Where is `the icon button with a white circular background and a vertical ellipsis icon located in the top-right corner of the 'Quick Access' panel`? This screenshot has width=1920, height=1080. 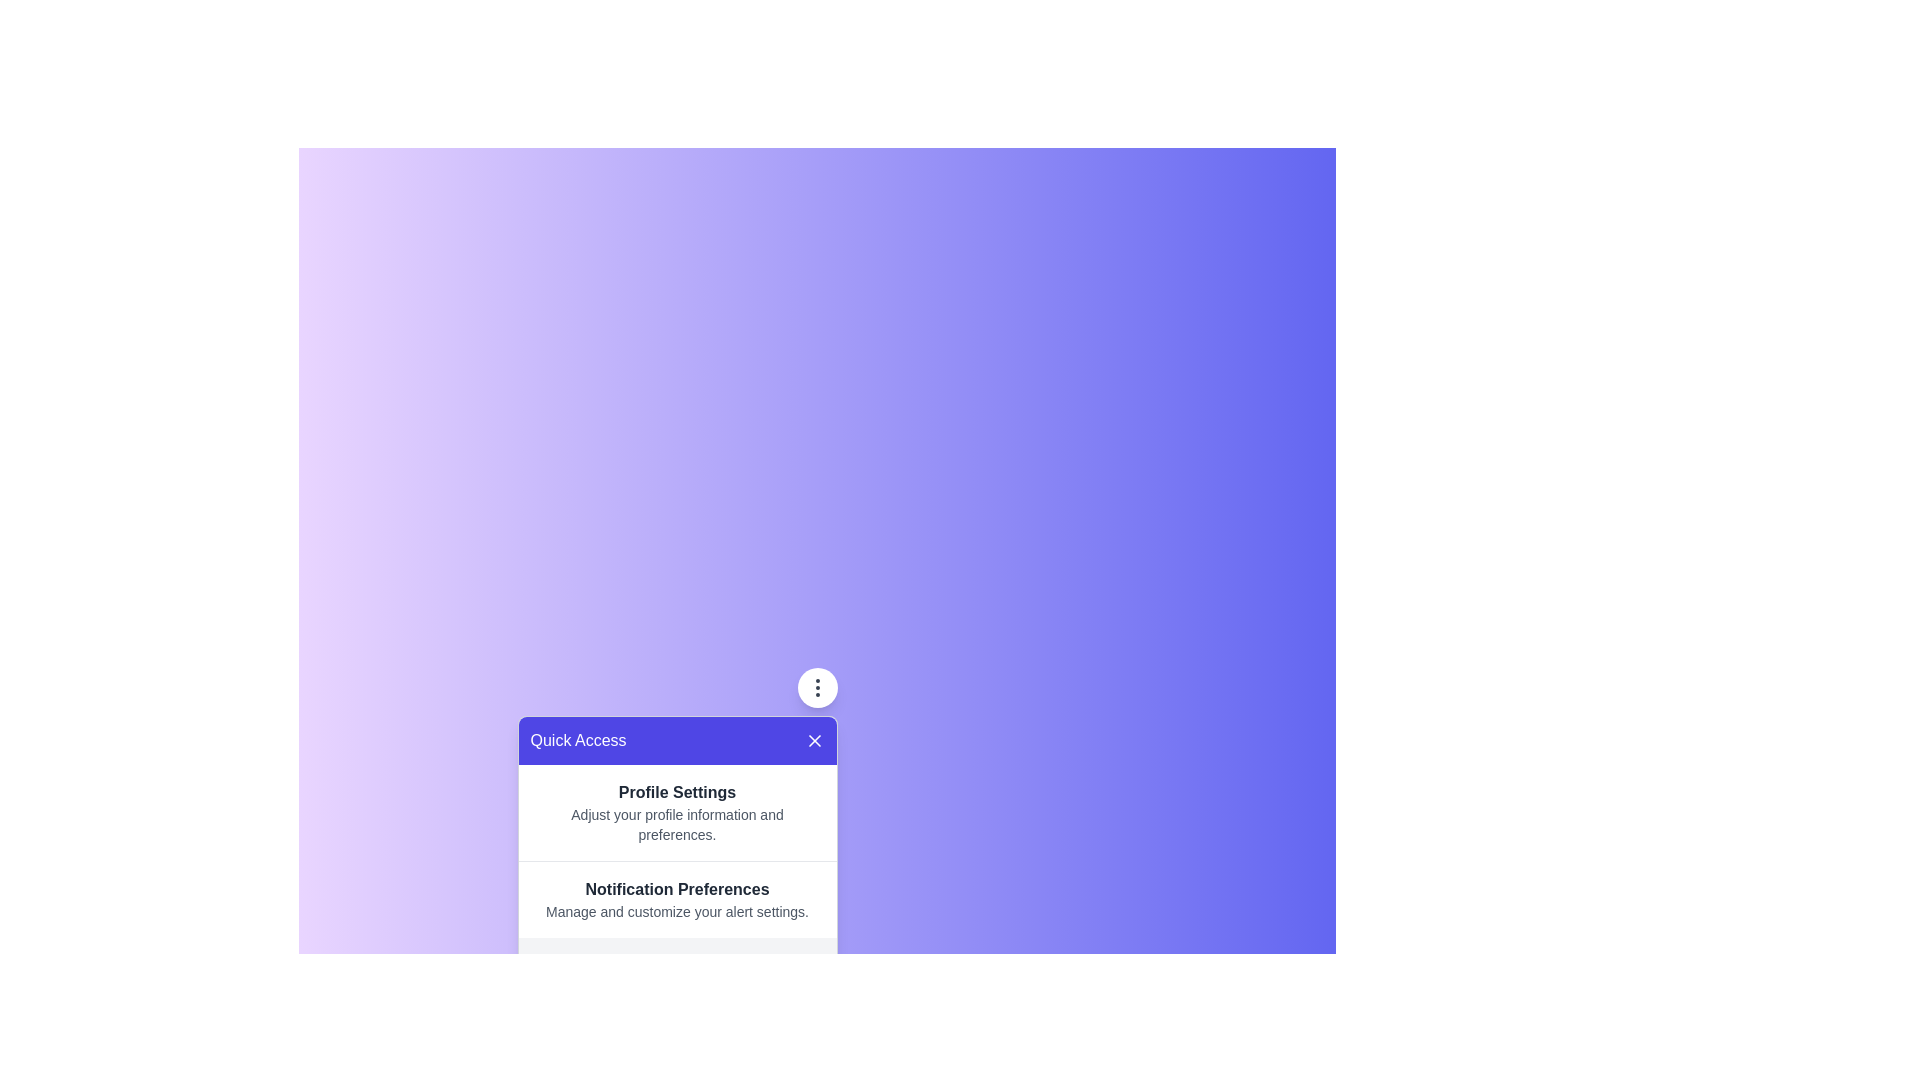 the icon button with a white circular background and a vertical ellipsis icon located in the top-right corner of the 'Quick Access' panel is located at coordinates (817, 686).